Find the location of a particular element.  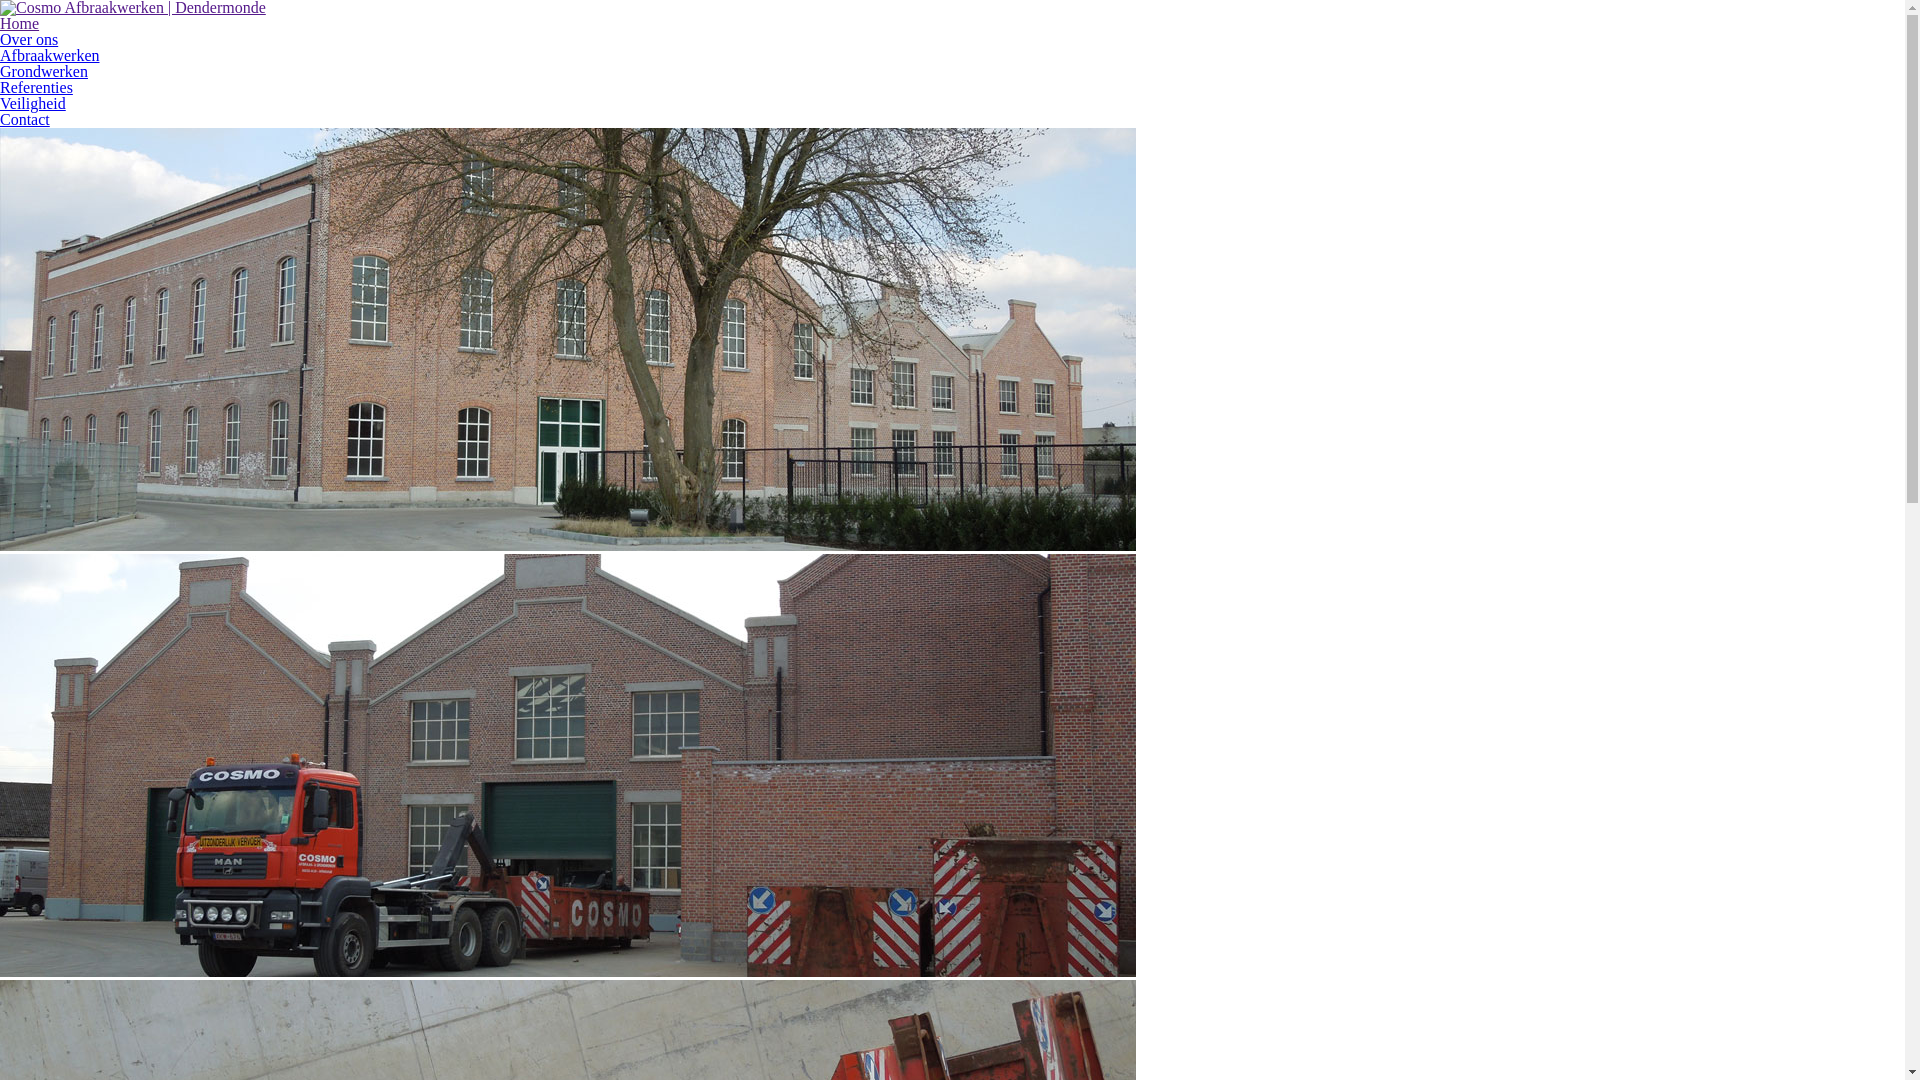

'Contact' is located at coordinates (24, 119).